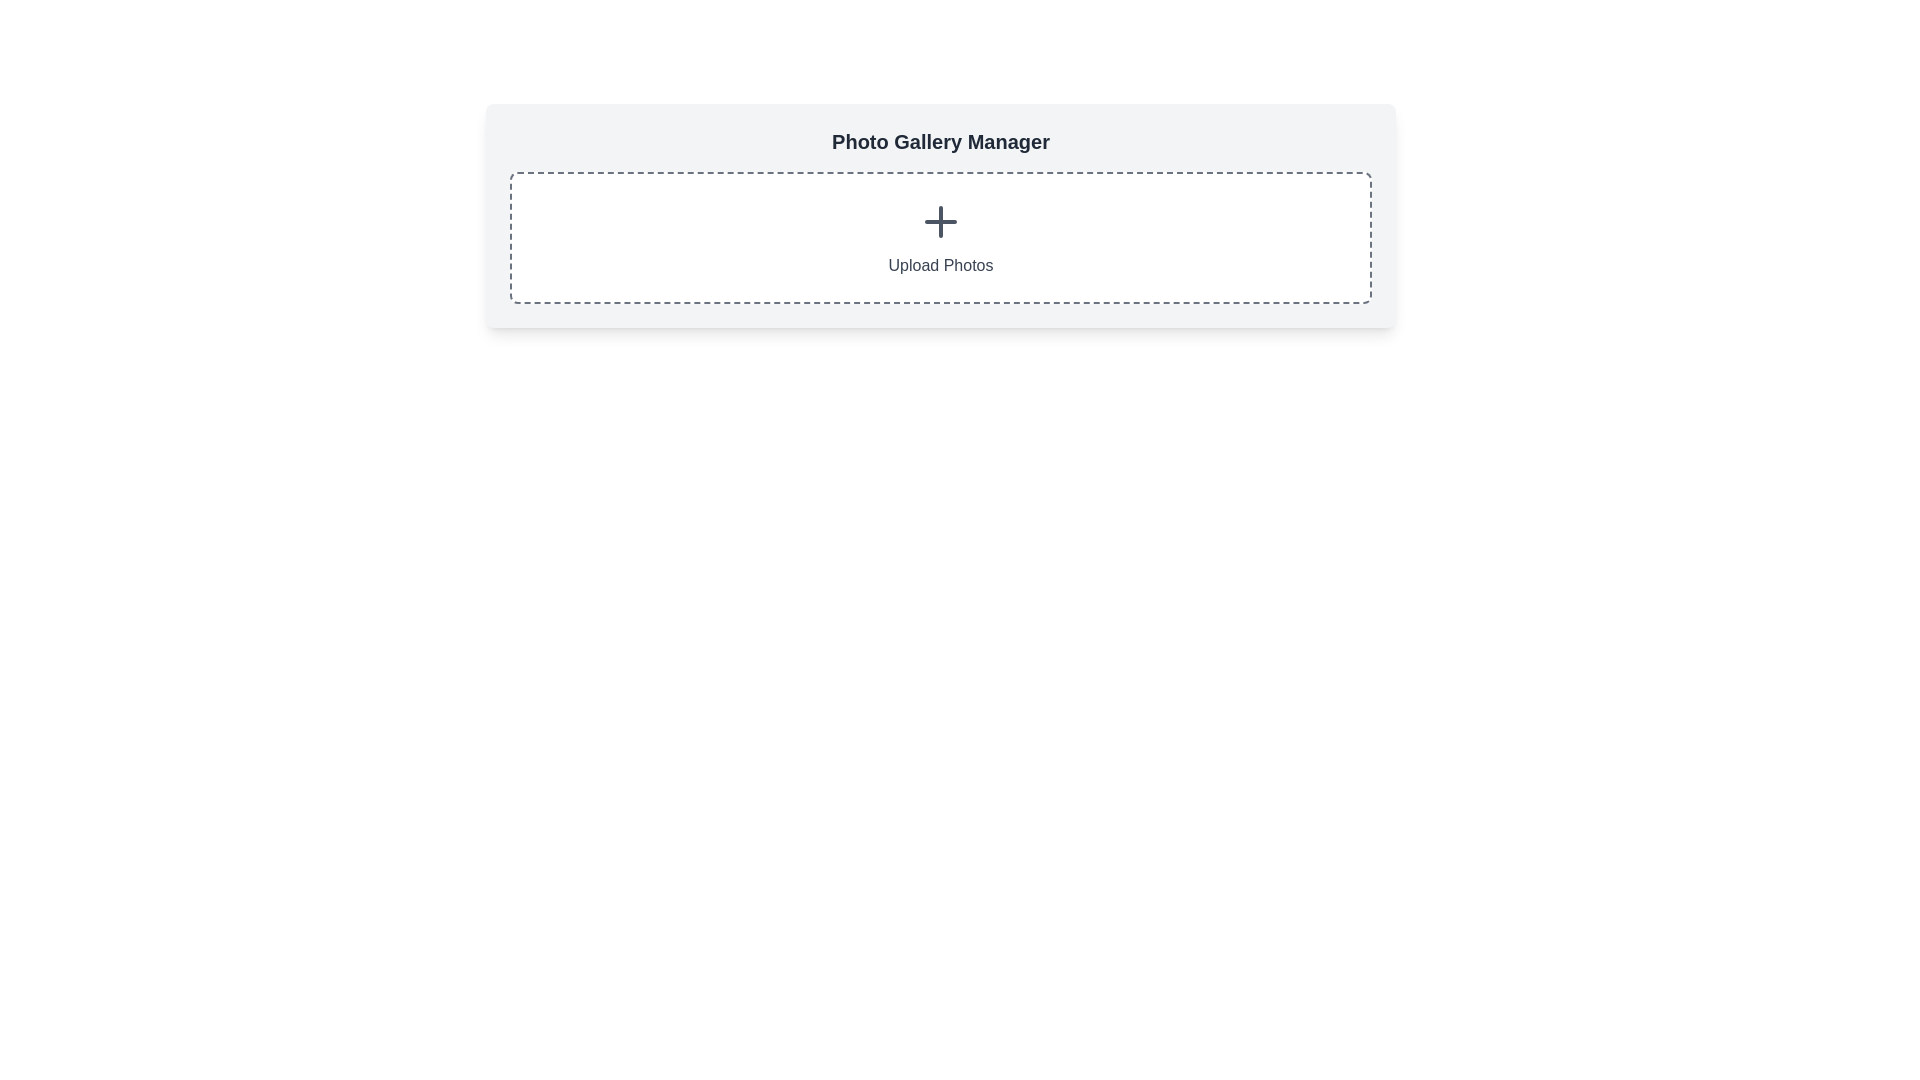  Describe the element at coordinates (939, 222) in the screenshot. I see `the Icon Button located at the center of the dashed-bordered rectangle to initiate the photo upload process` at that location.